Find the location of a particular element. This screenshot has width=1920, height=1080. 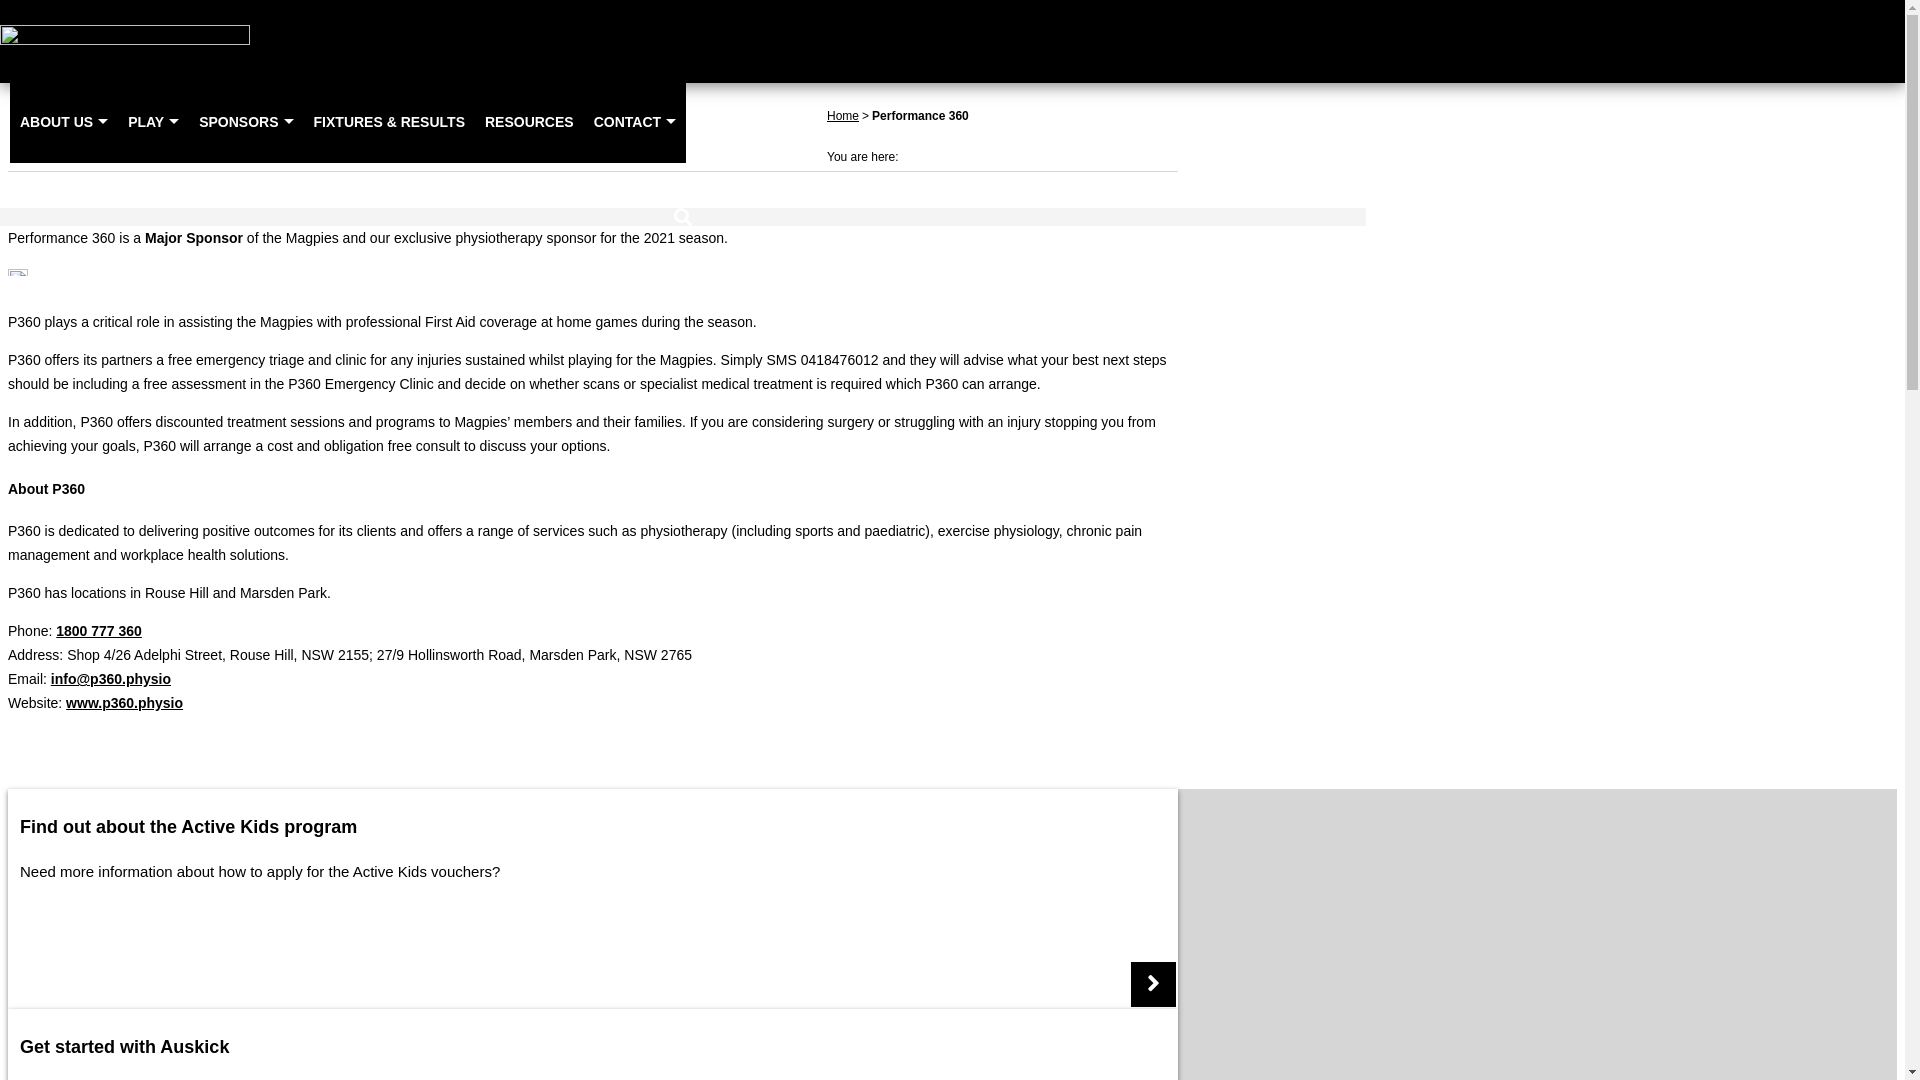

'ABOUT US' is located at coordinates (63, 121).